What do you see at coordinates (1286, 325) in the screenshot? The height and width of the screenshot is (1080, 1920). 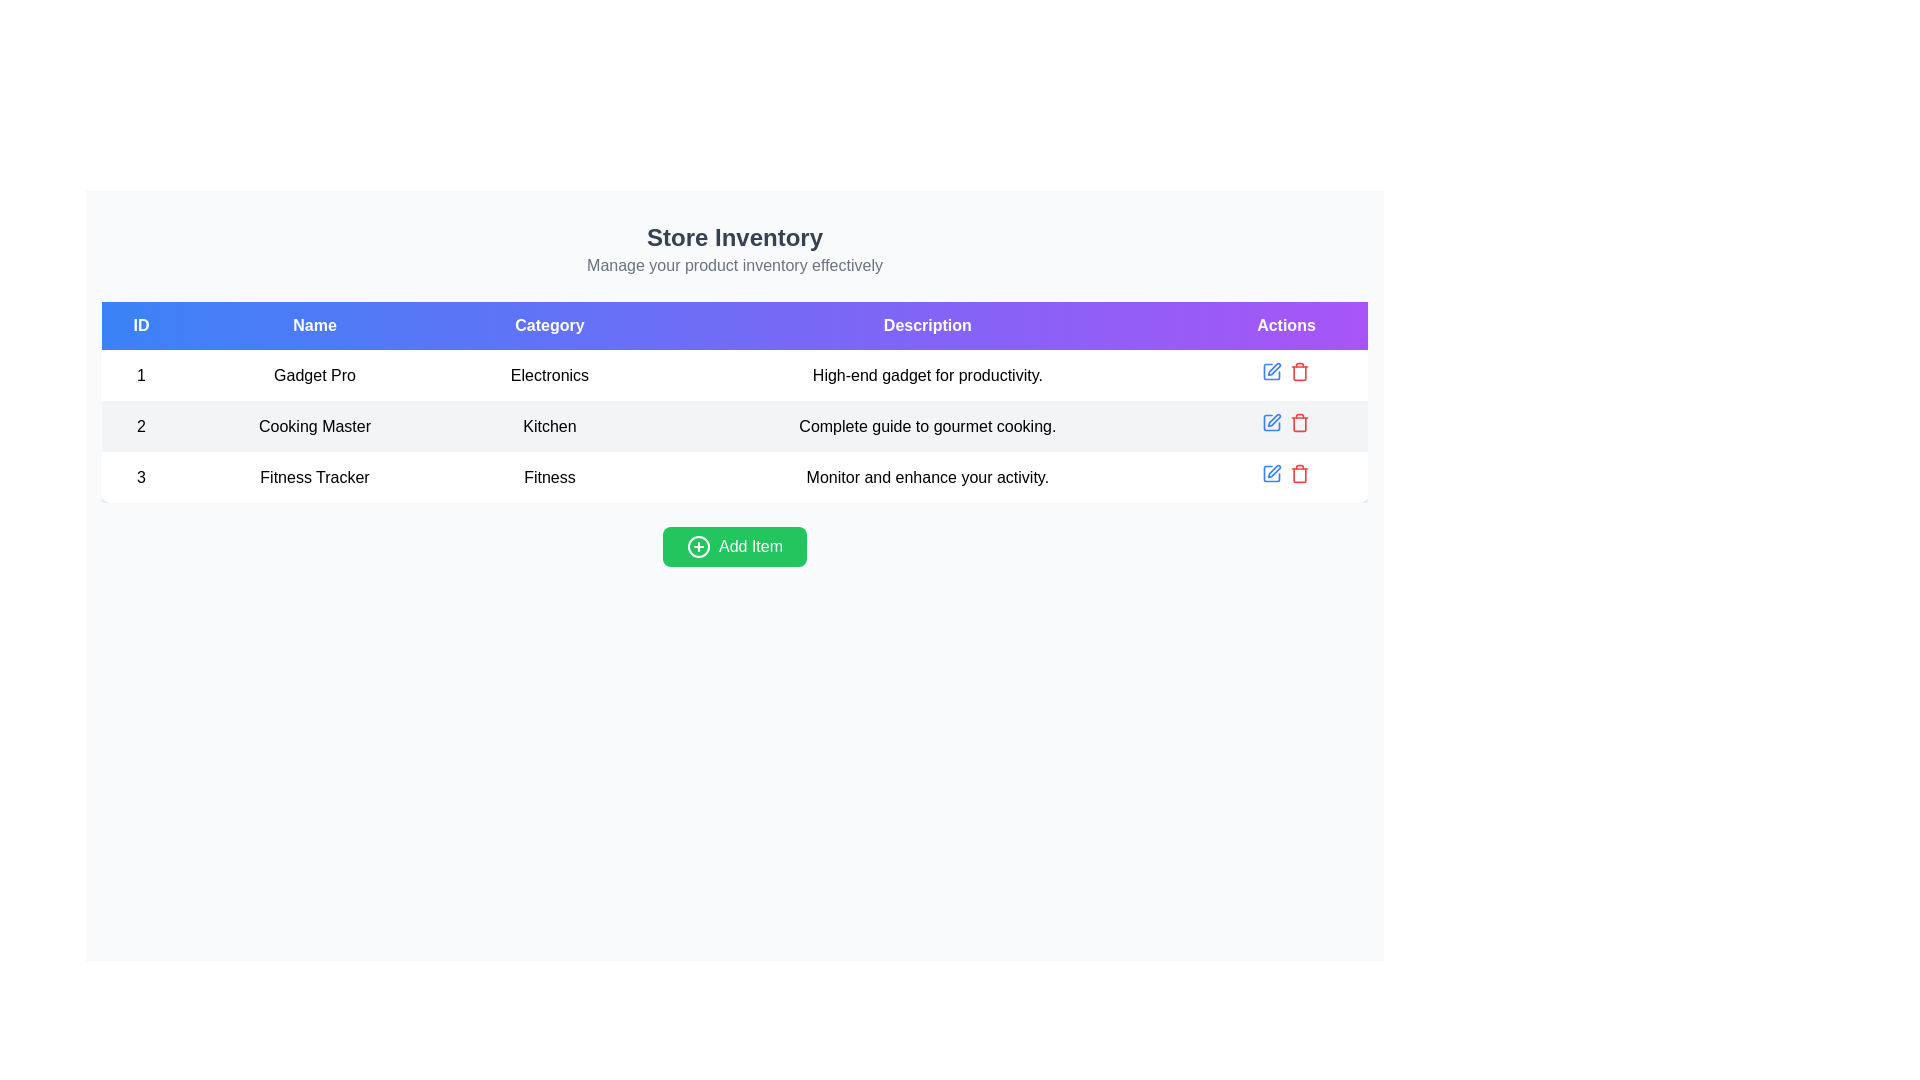 I see `the 'Actions' header text, which is the fifth header in a row, displayed in white font on a purple background` at bounding box center [1286, 325].